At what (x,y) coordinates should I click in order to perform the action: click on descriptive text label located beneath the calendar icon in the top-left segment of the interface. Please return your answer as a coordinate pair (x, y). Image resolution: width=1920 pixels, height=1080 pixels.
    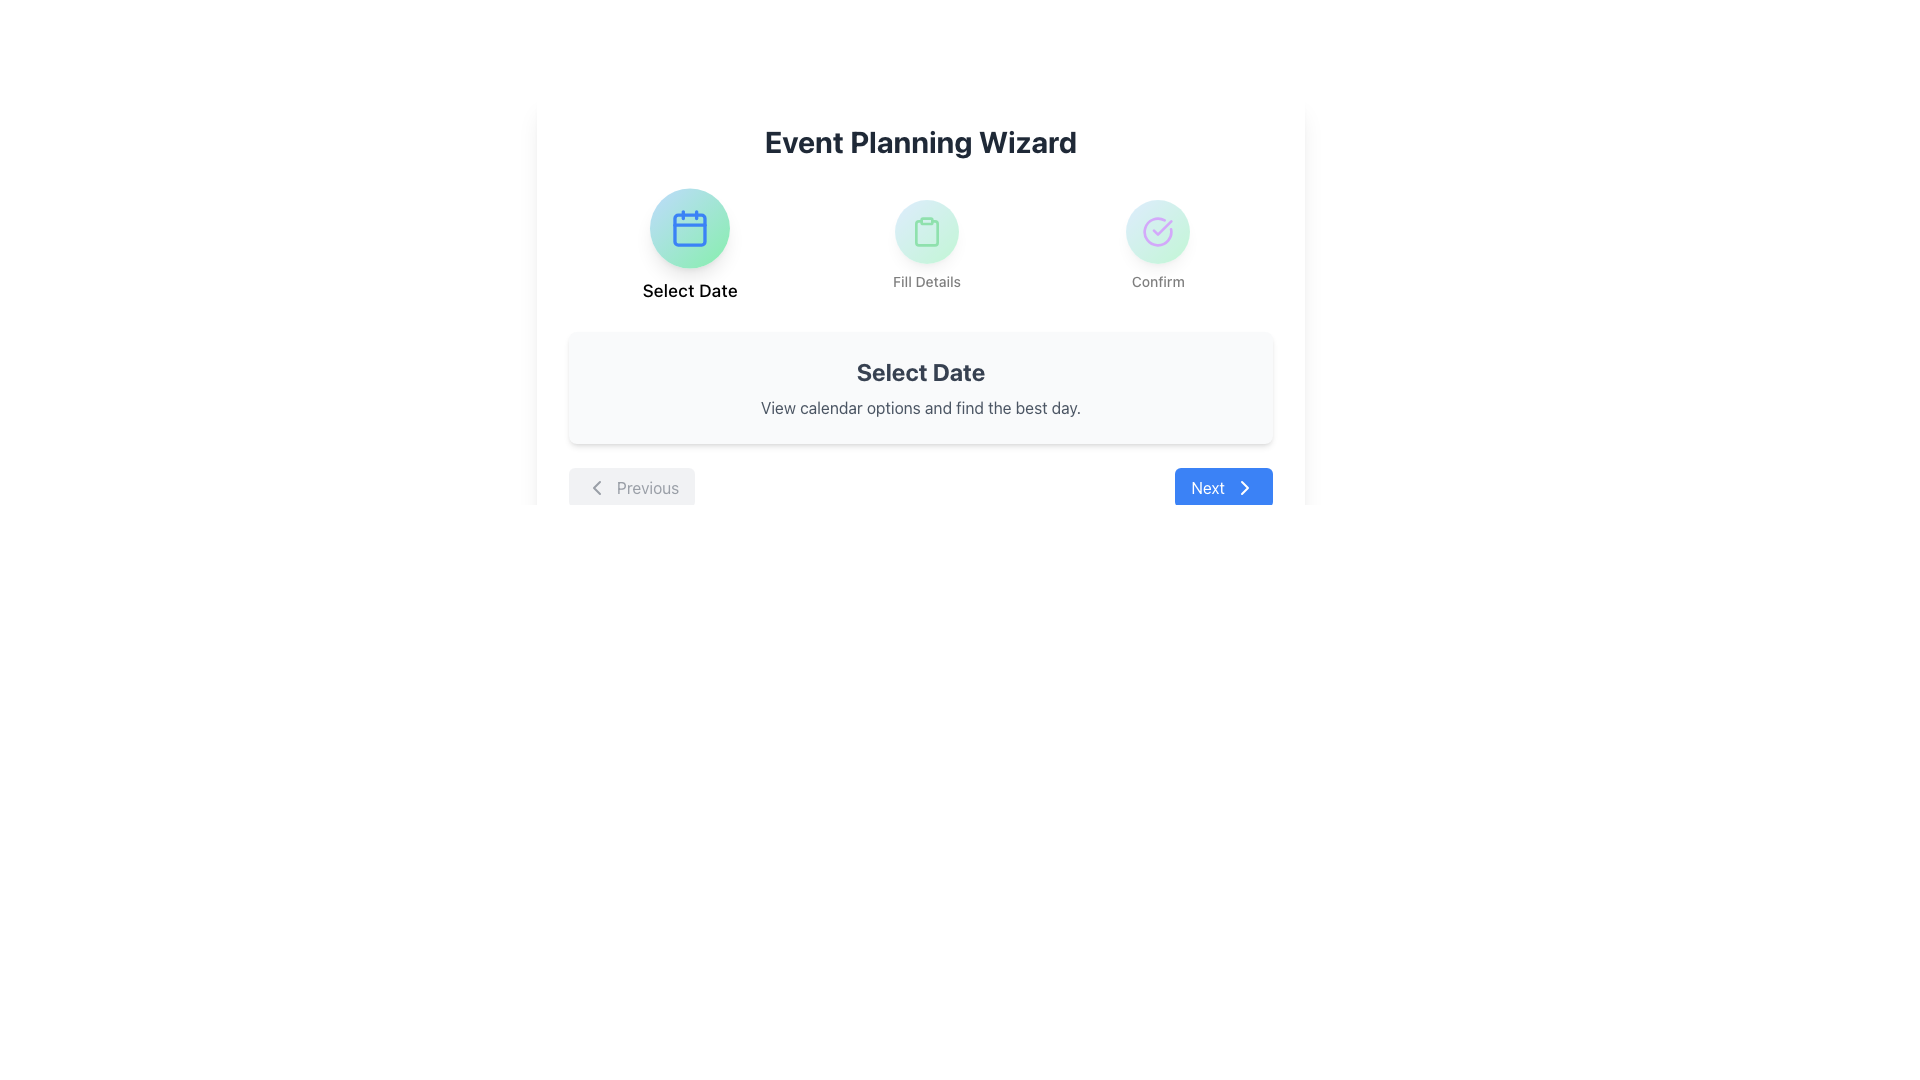
    Looking at the image, I should click on (689, 290).